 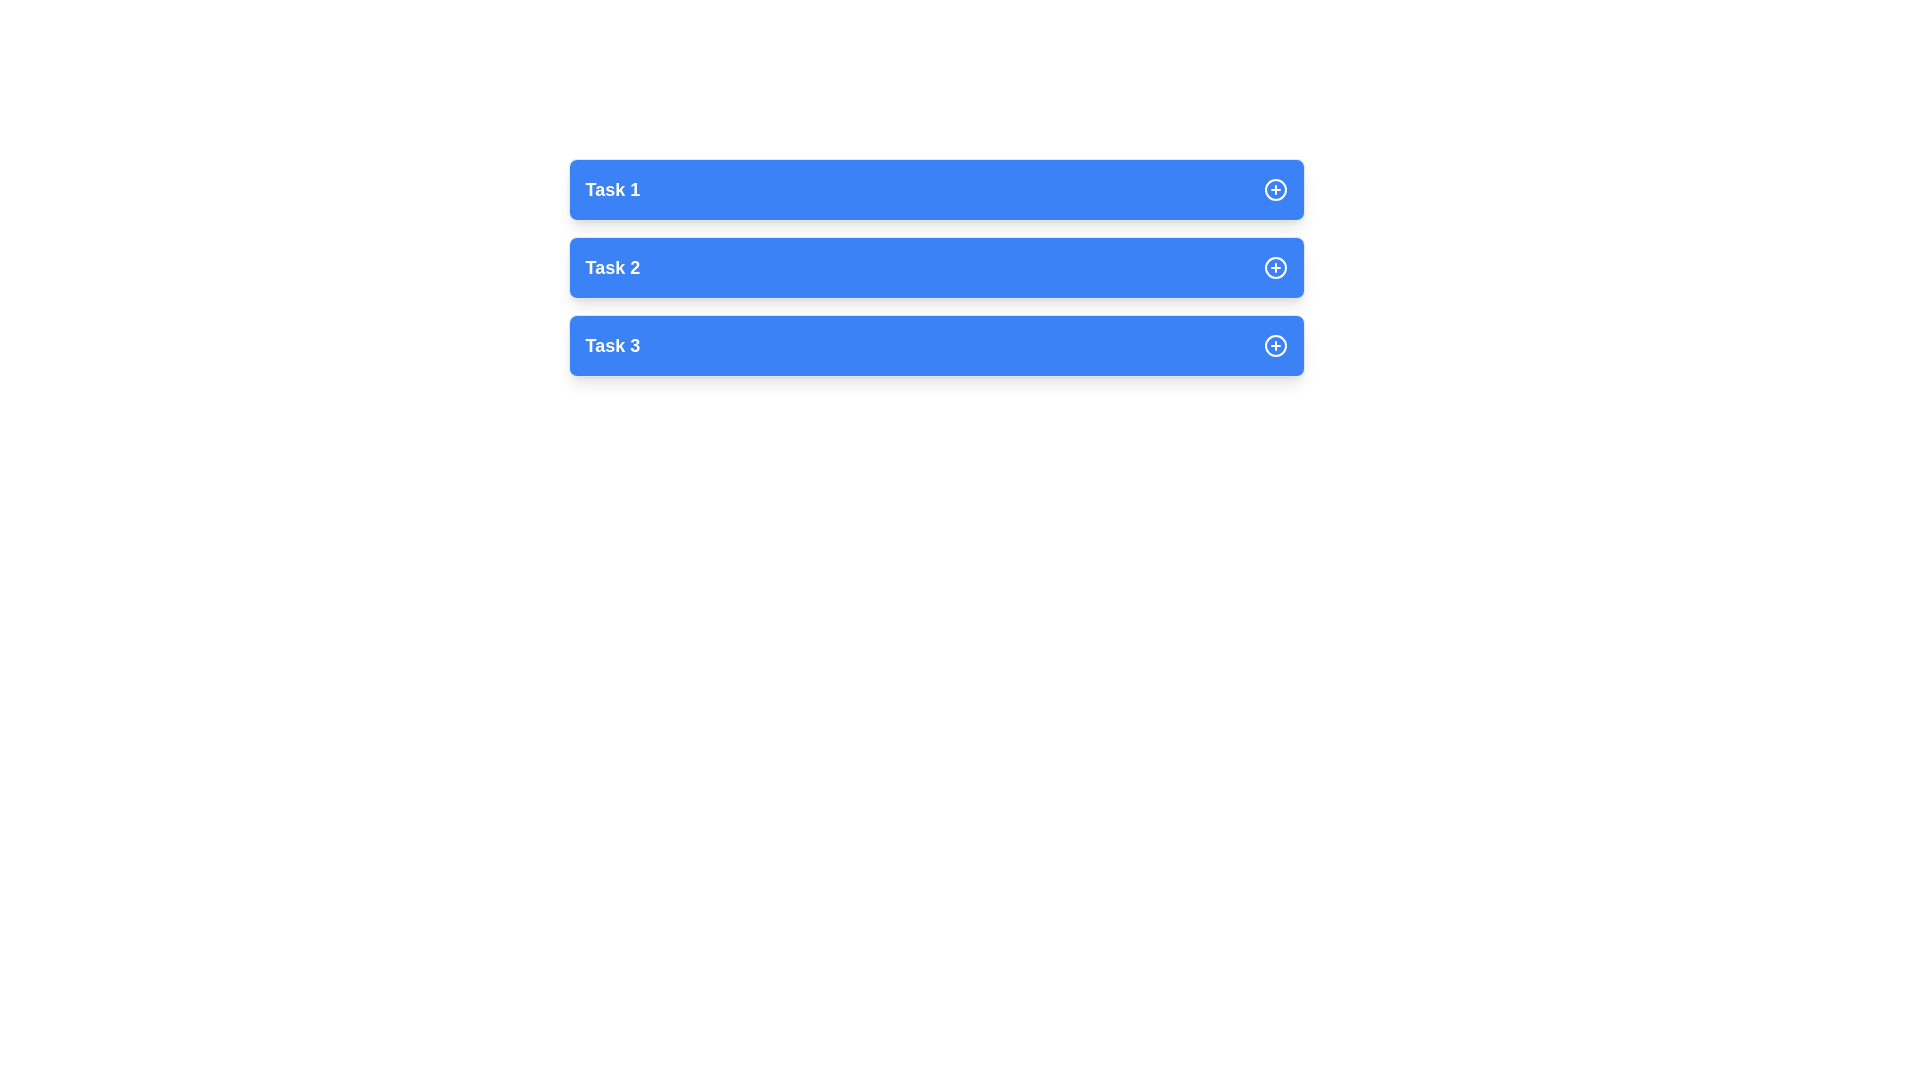 I want to click on the circular icon button with a plus symbol inside, located on the far right side of the 'Task 2' bar, so click(x=1274, y=266).